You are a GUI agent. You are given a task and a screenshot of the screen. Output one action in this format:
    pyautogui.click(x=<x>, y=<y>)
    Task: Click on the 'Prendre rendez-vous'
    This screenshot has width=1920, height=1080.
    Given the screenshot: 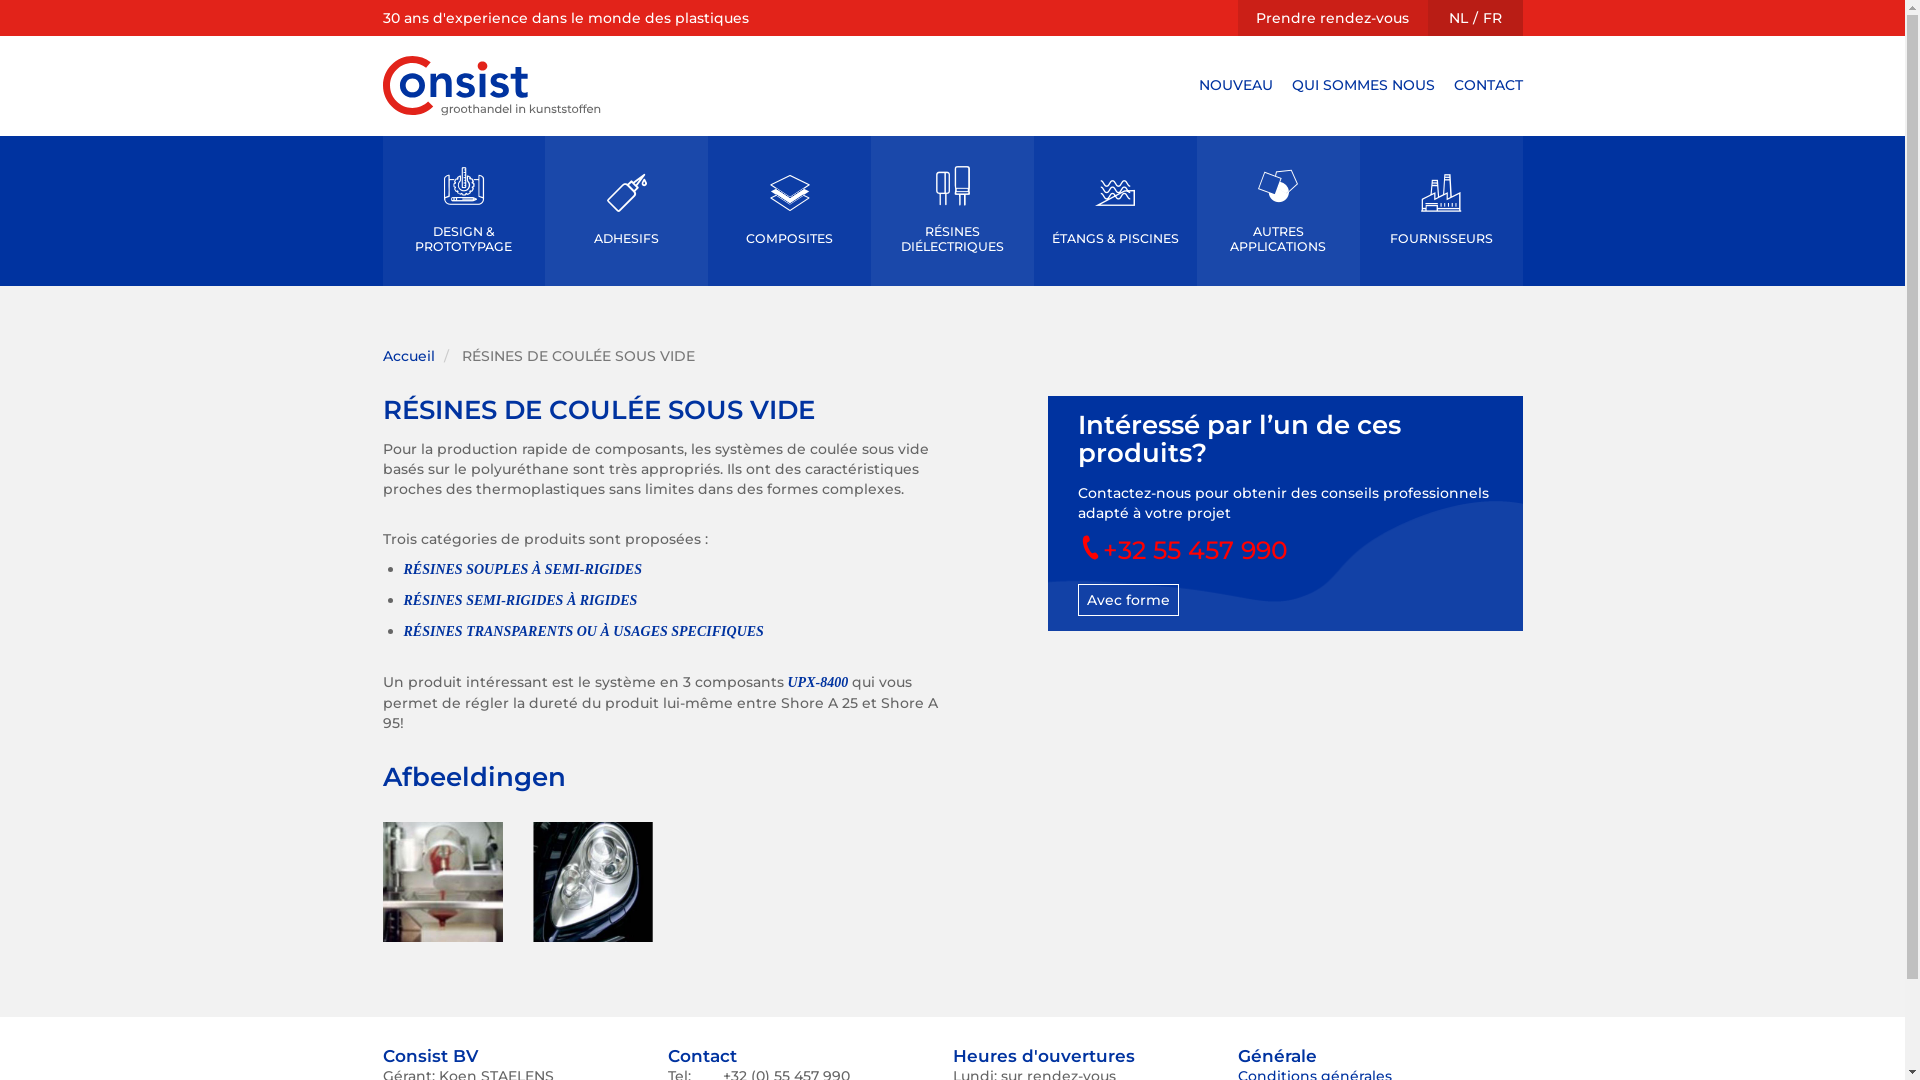 What is the action you would take?
    pyautogui.click(x=1332, y=18)
    